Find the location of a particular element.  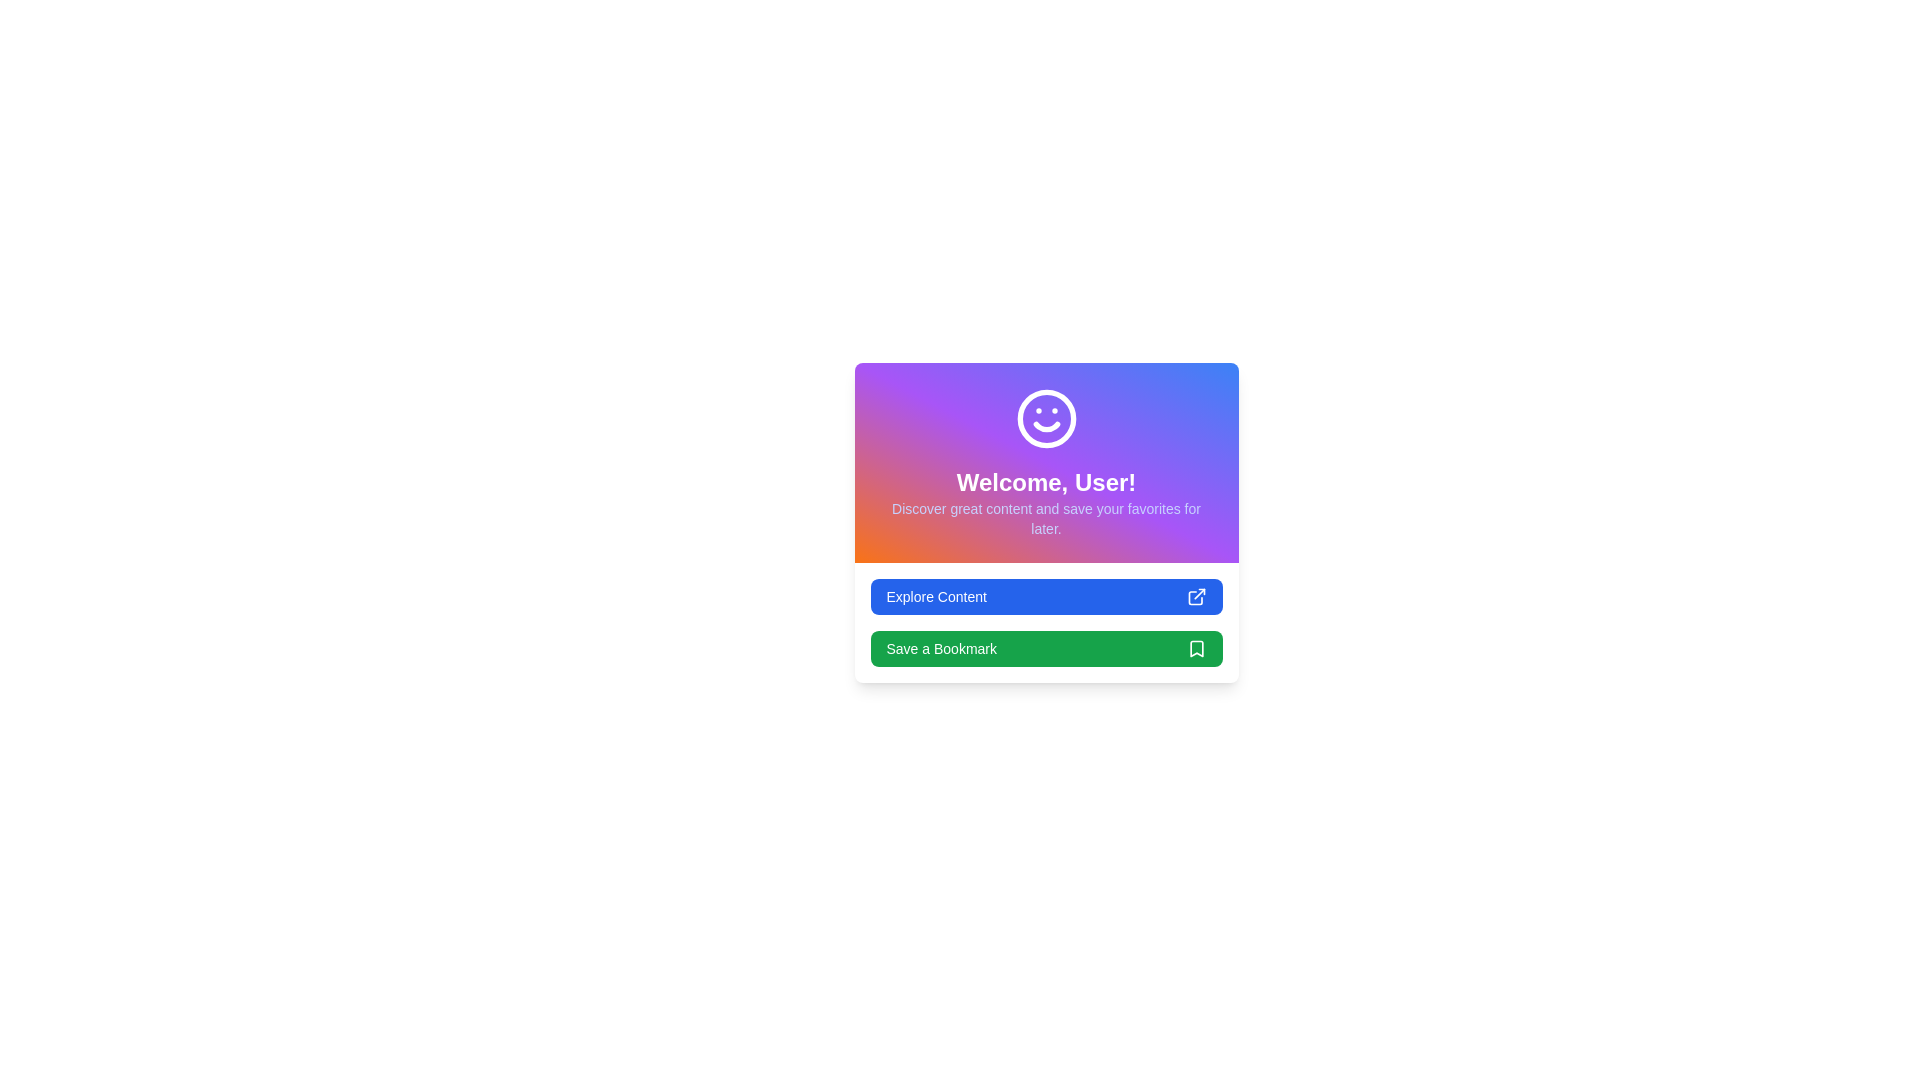

text label indicating the purpose of the green button that saves a bookmark, located beneath the blue button labeled 'Explore Content' is located at coordinates (940, 648).